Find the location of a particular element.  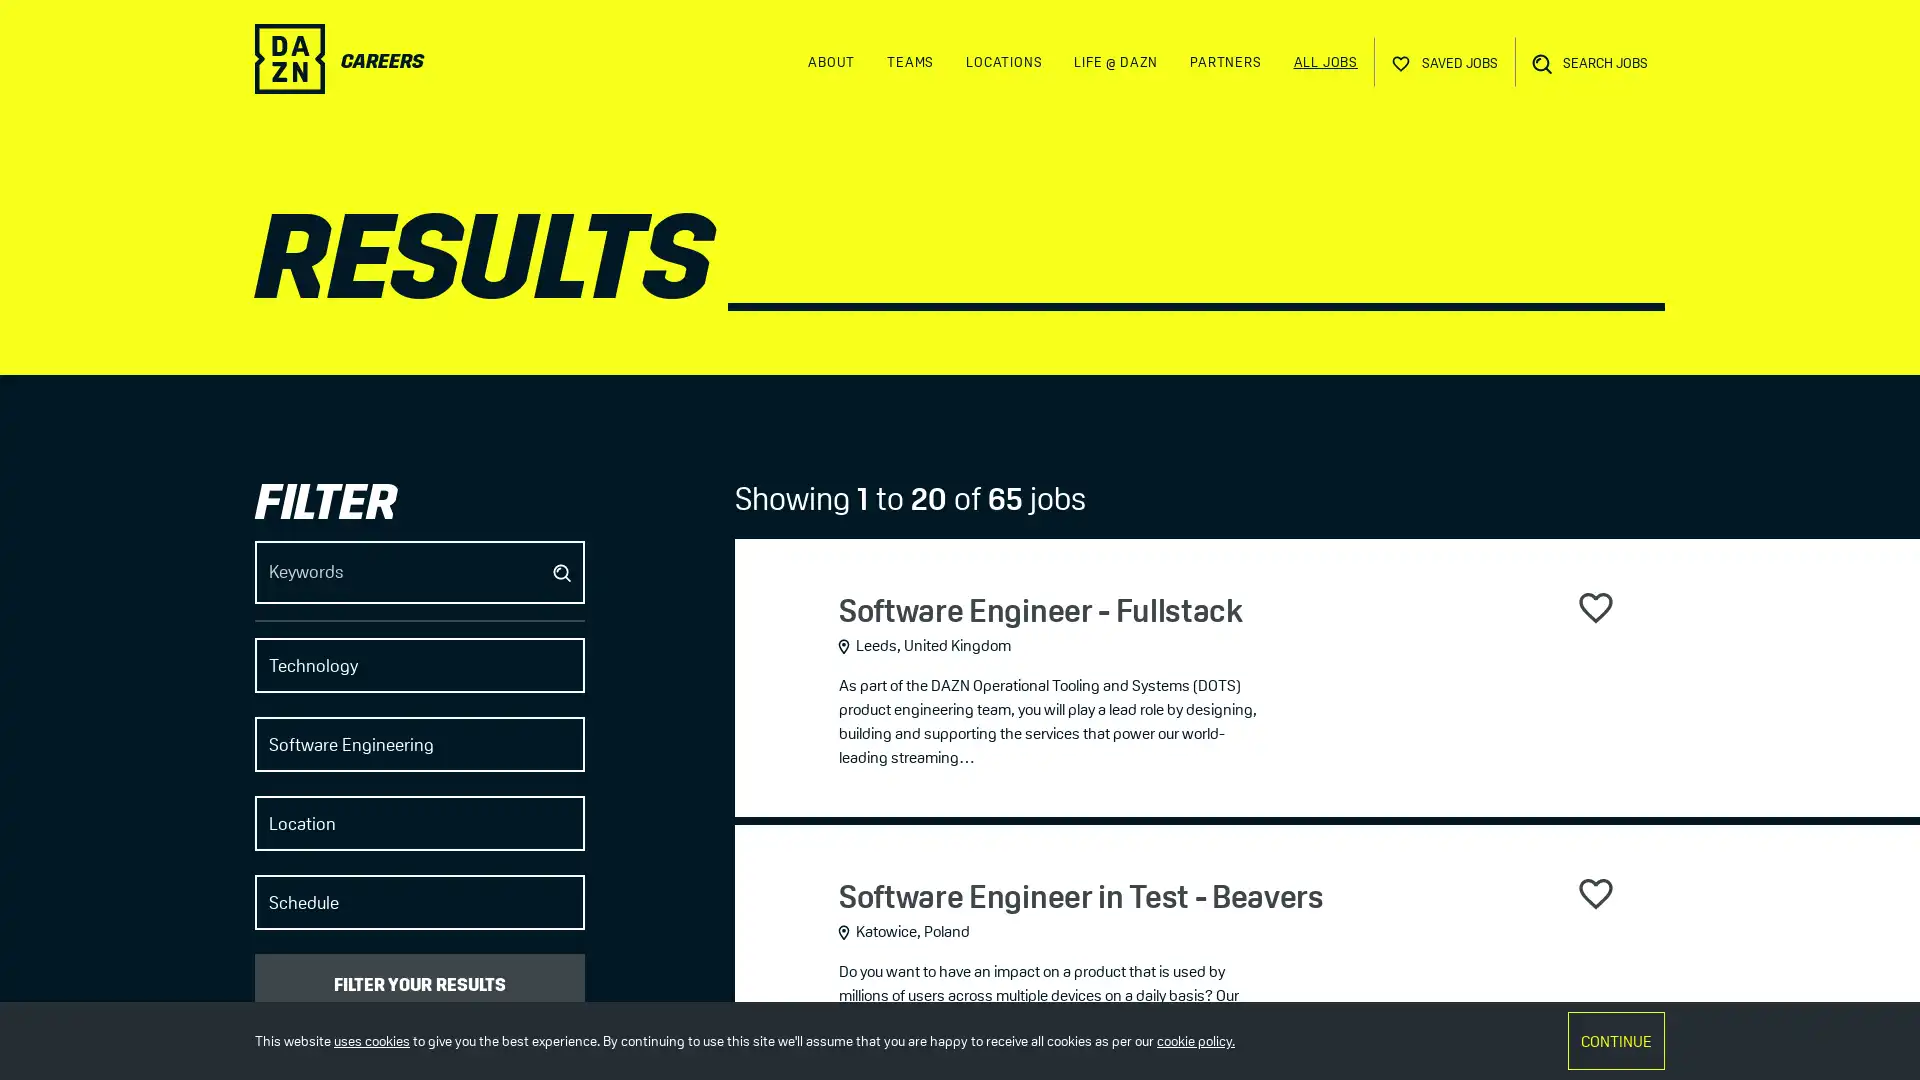

Open Search Bar SEARCH JOBS is located at coordinates (1587, 60).